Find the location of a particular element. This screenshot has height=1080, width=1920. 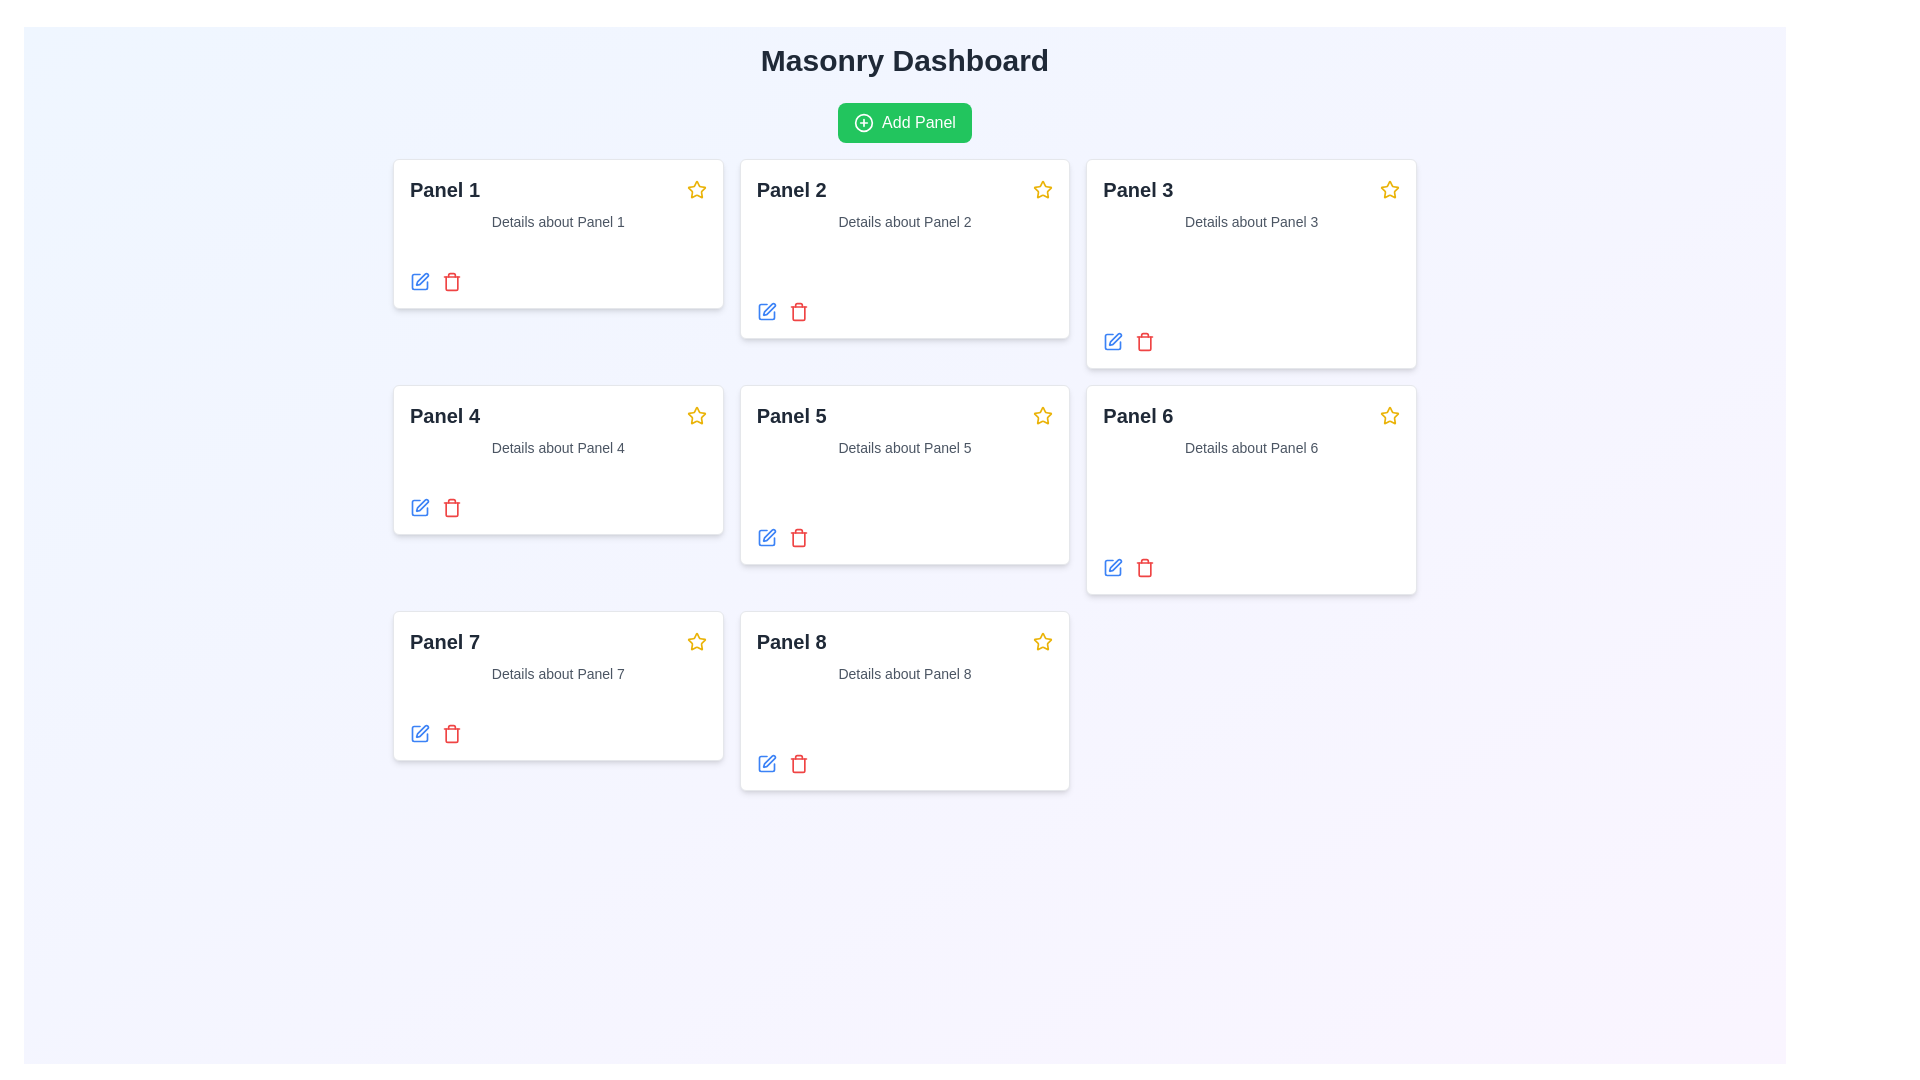

the red trash bin icon located beneath the label 'Panel 3' is located at coordinates (1145, 341).